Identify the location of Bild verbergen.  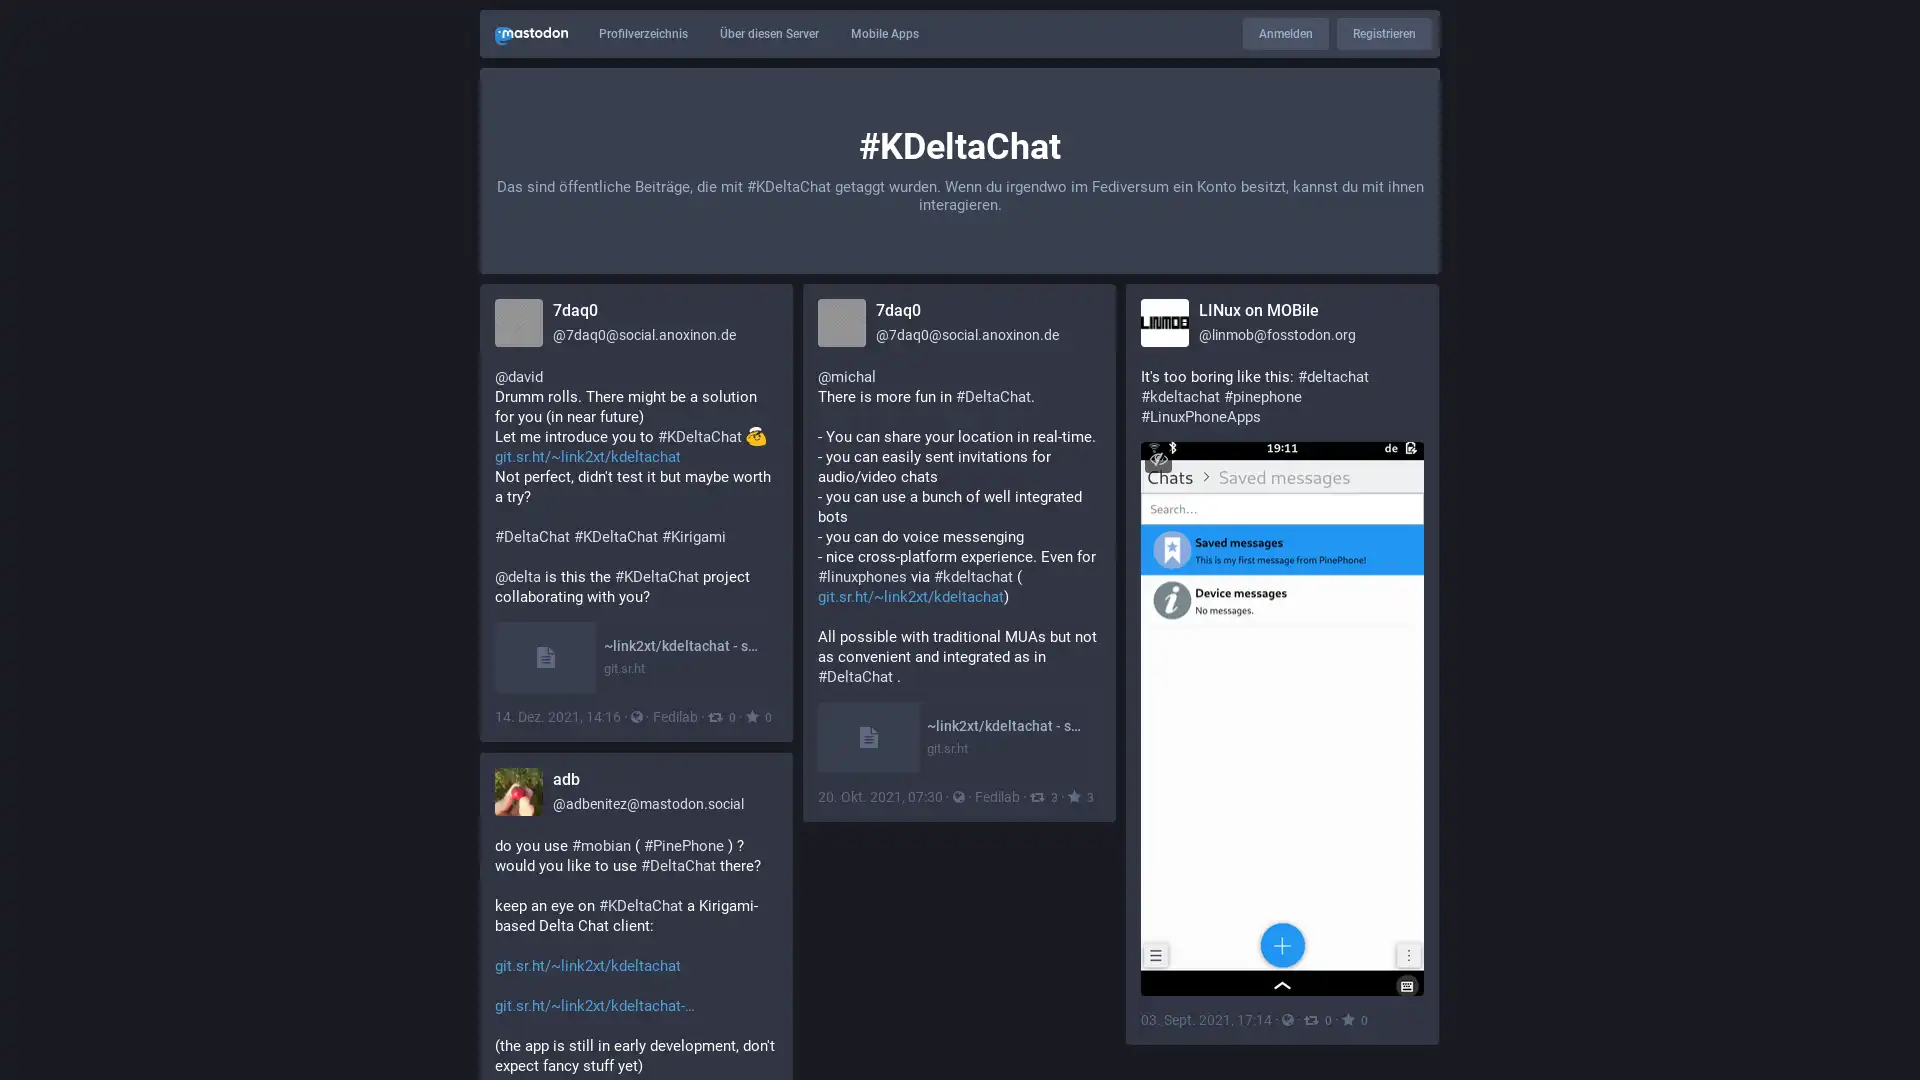
(1158, 458).